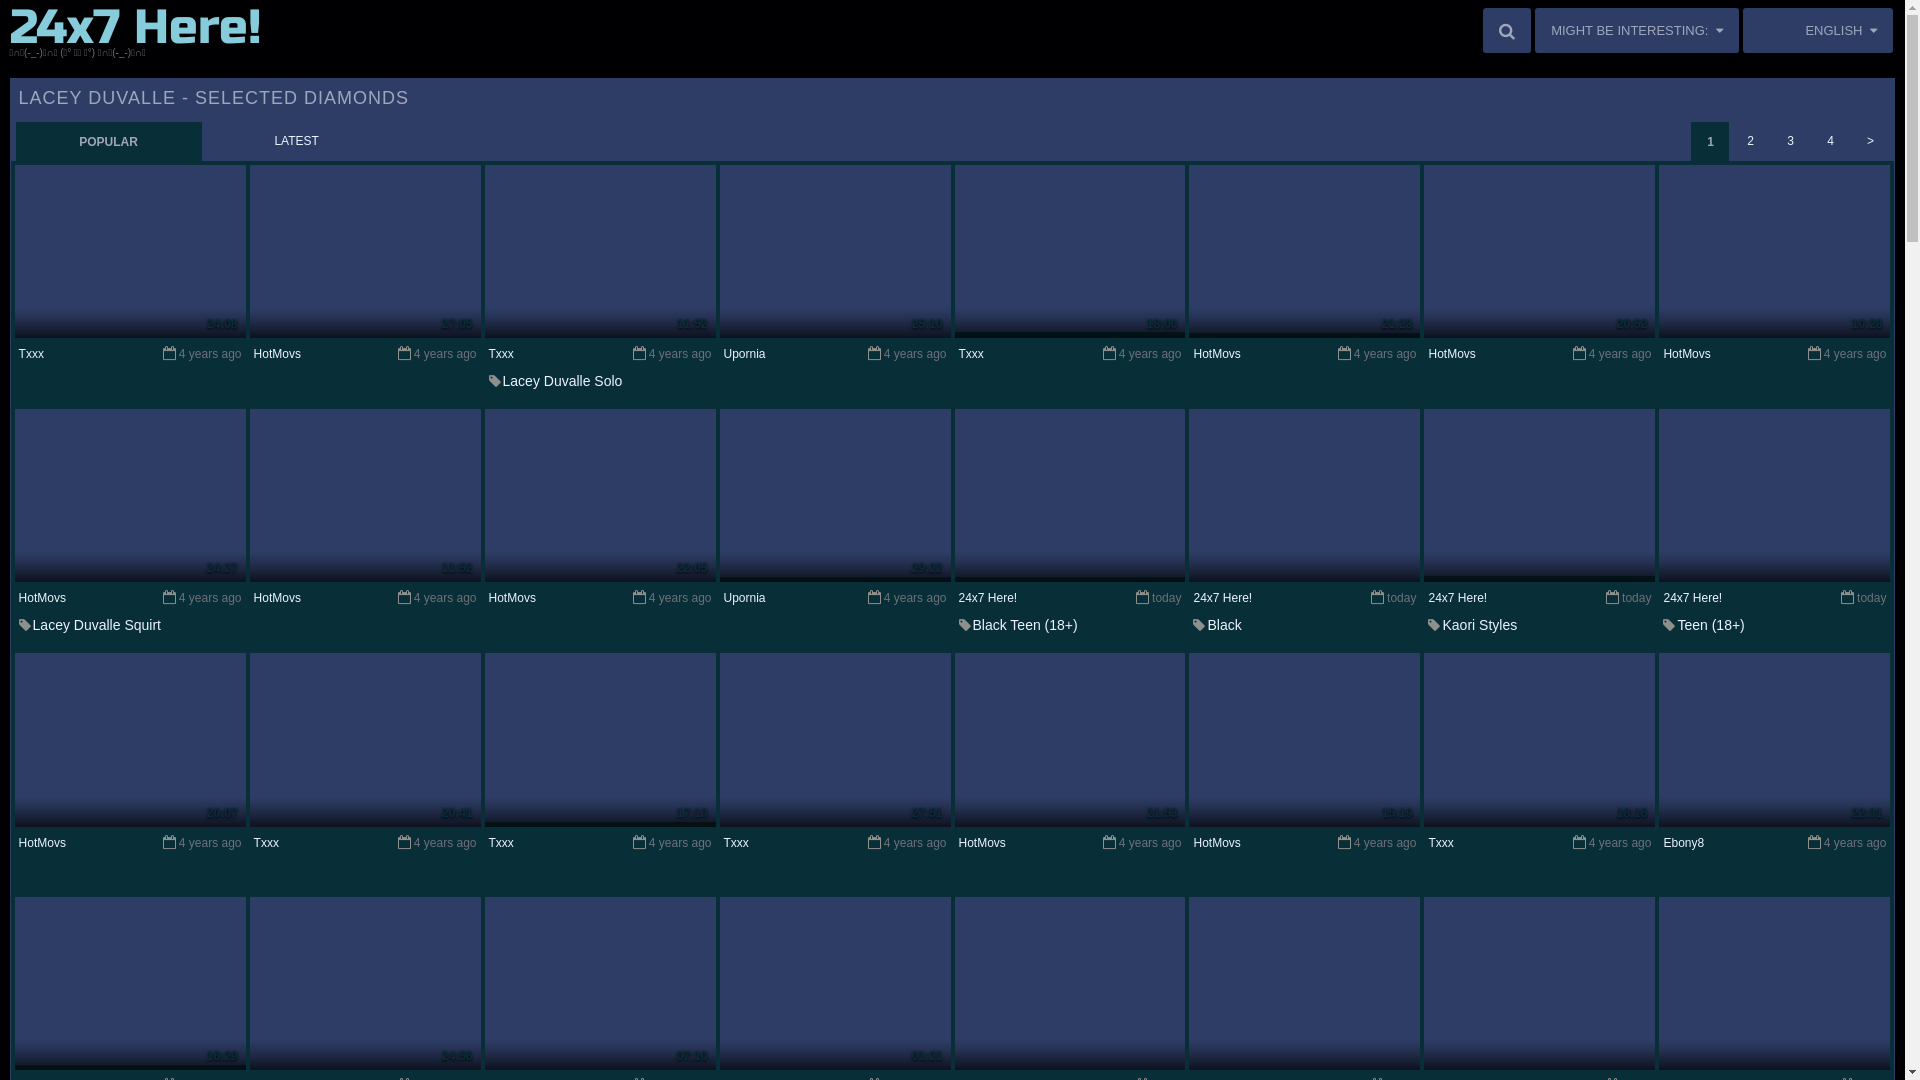 Image resolution: width=1920 pixels, height=1080 pixels. I want to click on 'HotMovs', so click(276, 353).